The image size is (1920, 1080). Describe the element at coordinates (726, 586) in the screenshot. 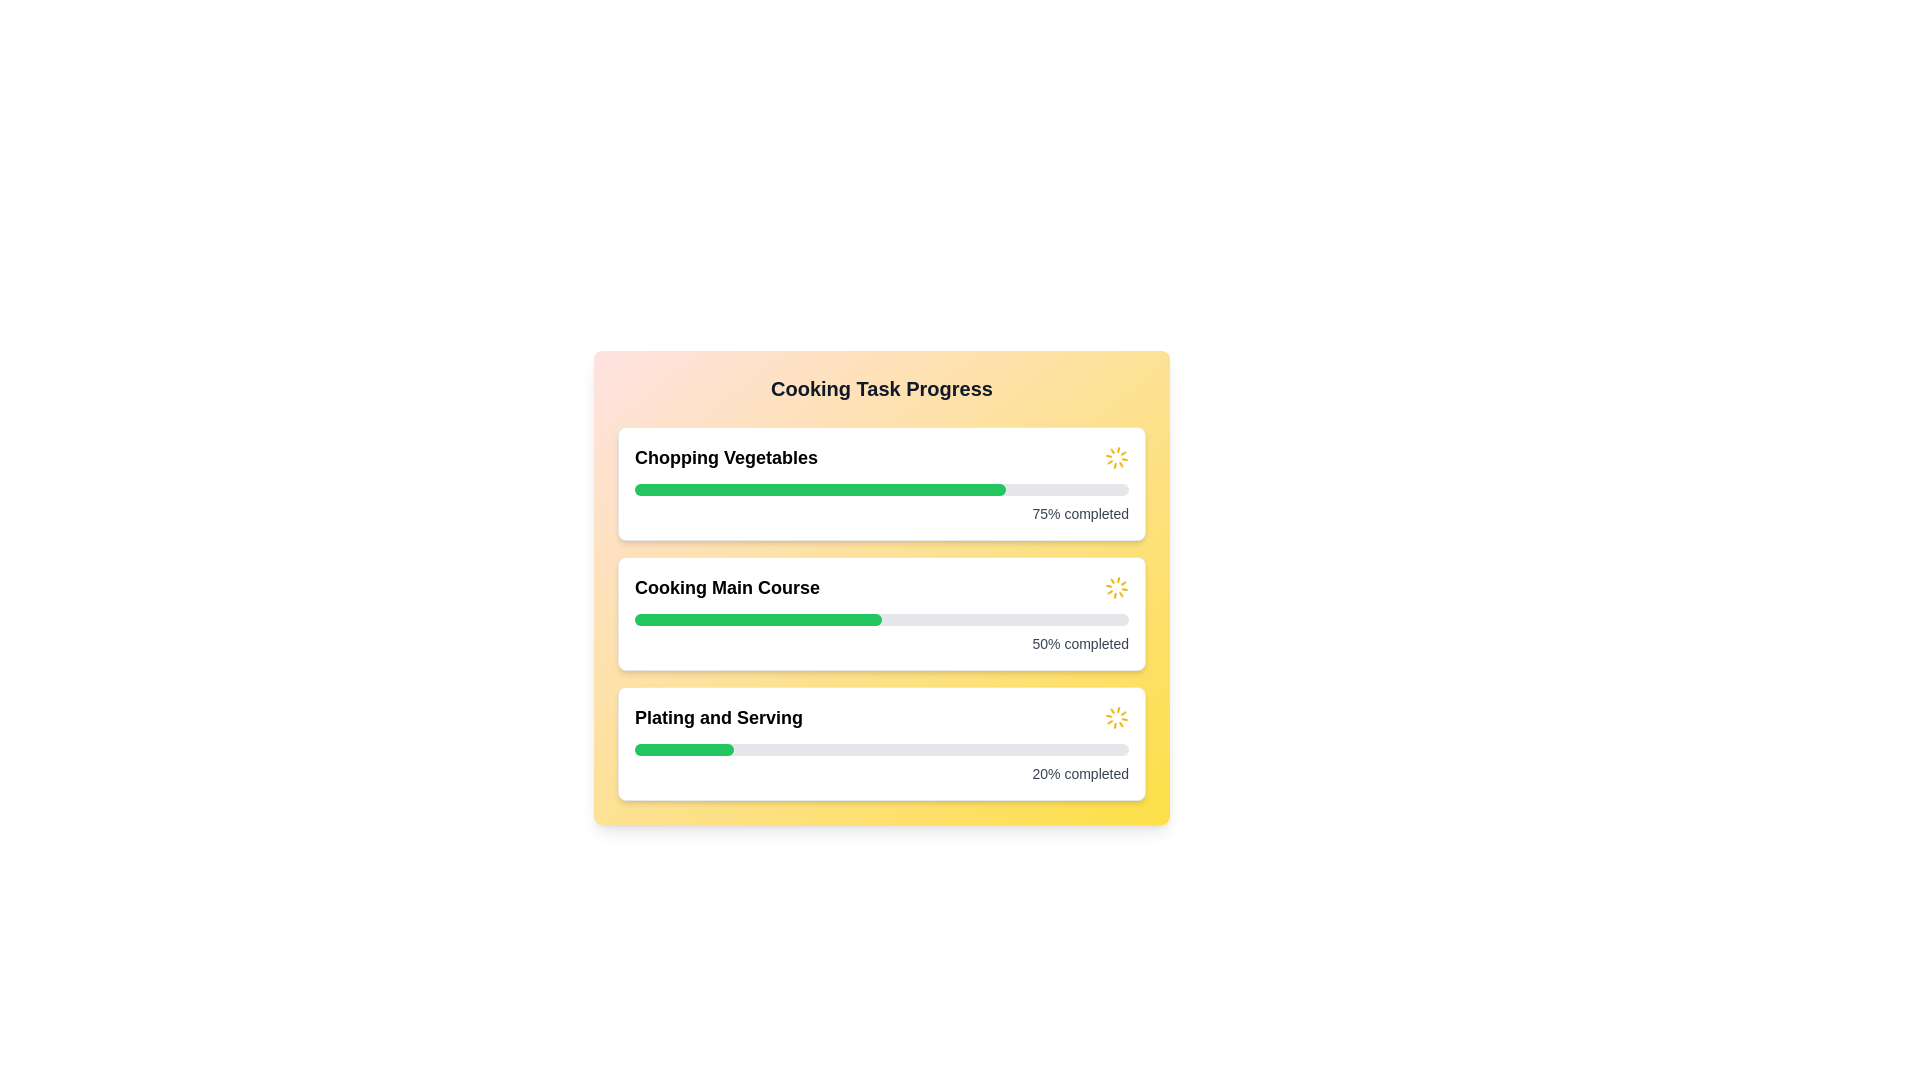

I see `the Text Label that indicates the task 'Cooking Main Course'` at that location.